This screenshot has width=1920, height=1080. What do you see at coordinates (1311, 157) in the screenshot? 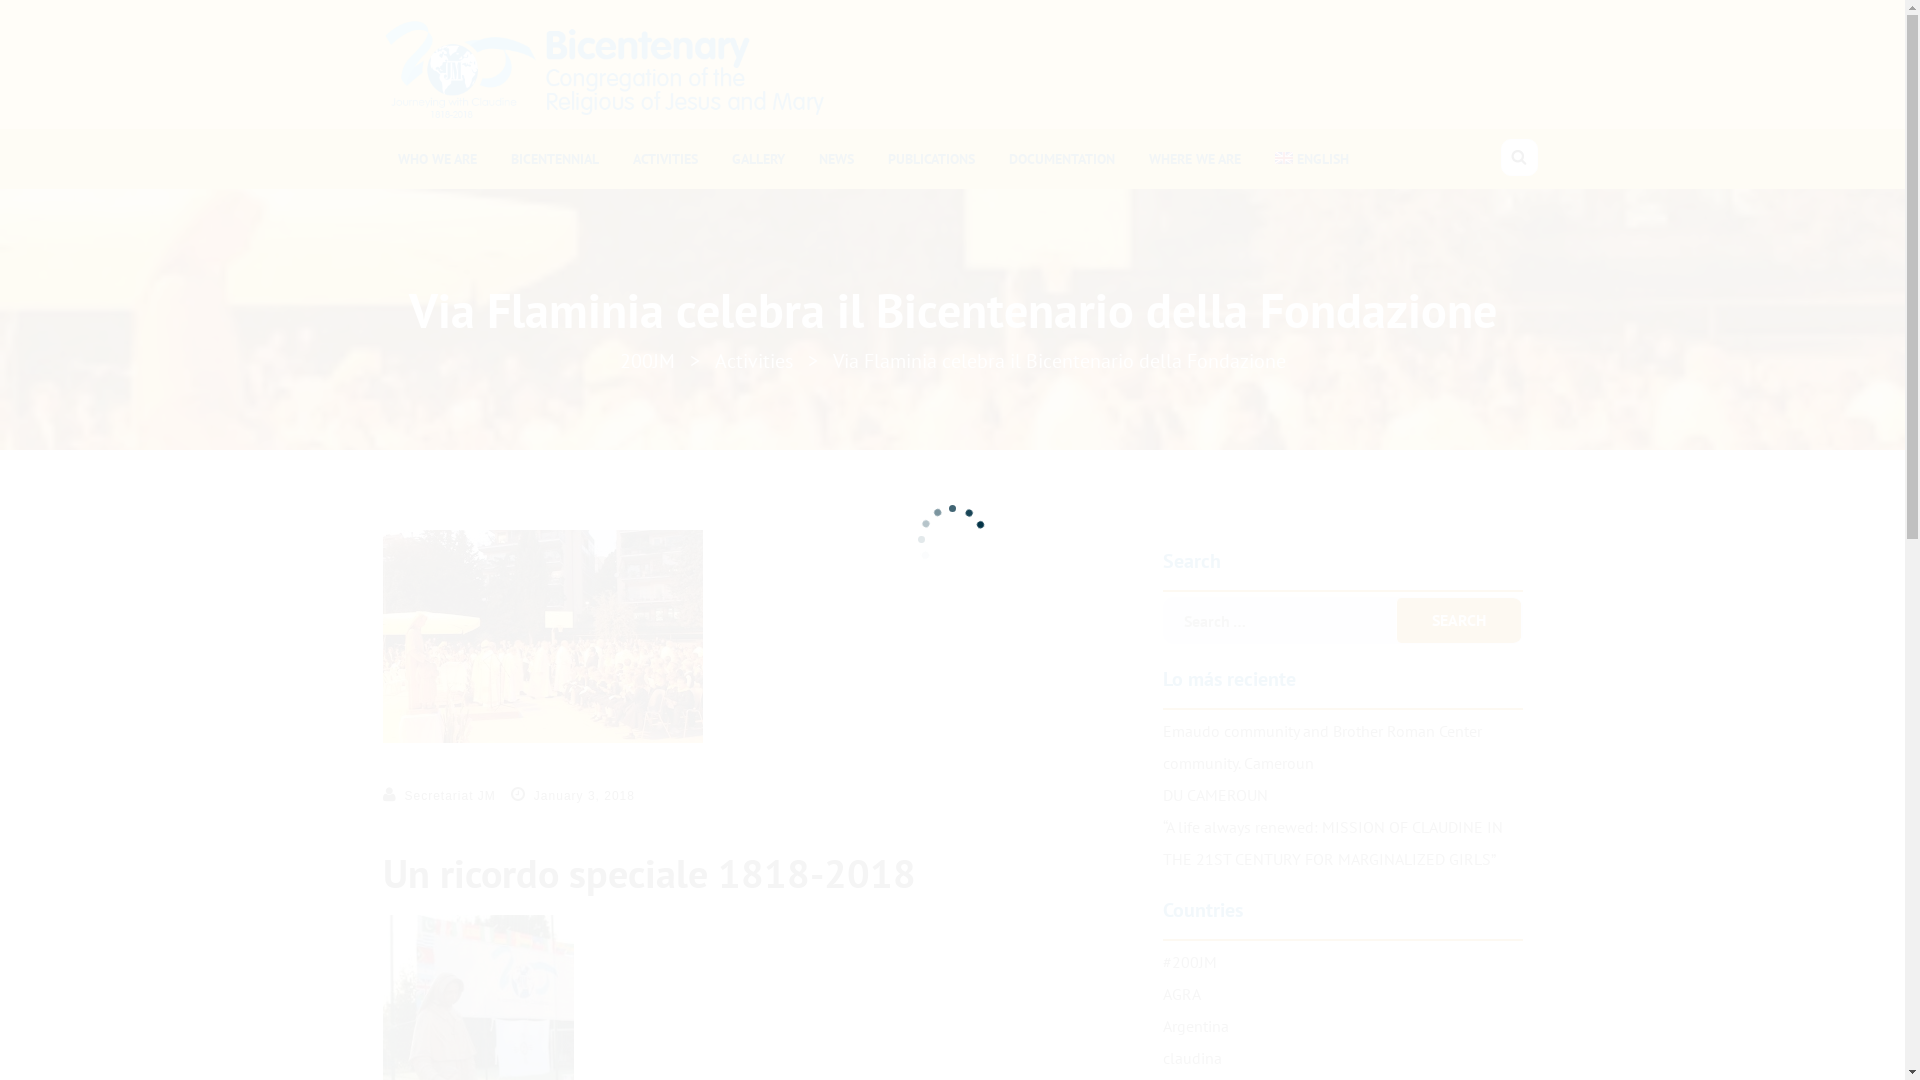
I see `'ENGLISH'` at bounding box center [1311, 157].